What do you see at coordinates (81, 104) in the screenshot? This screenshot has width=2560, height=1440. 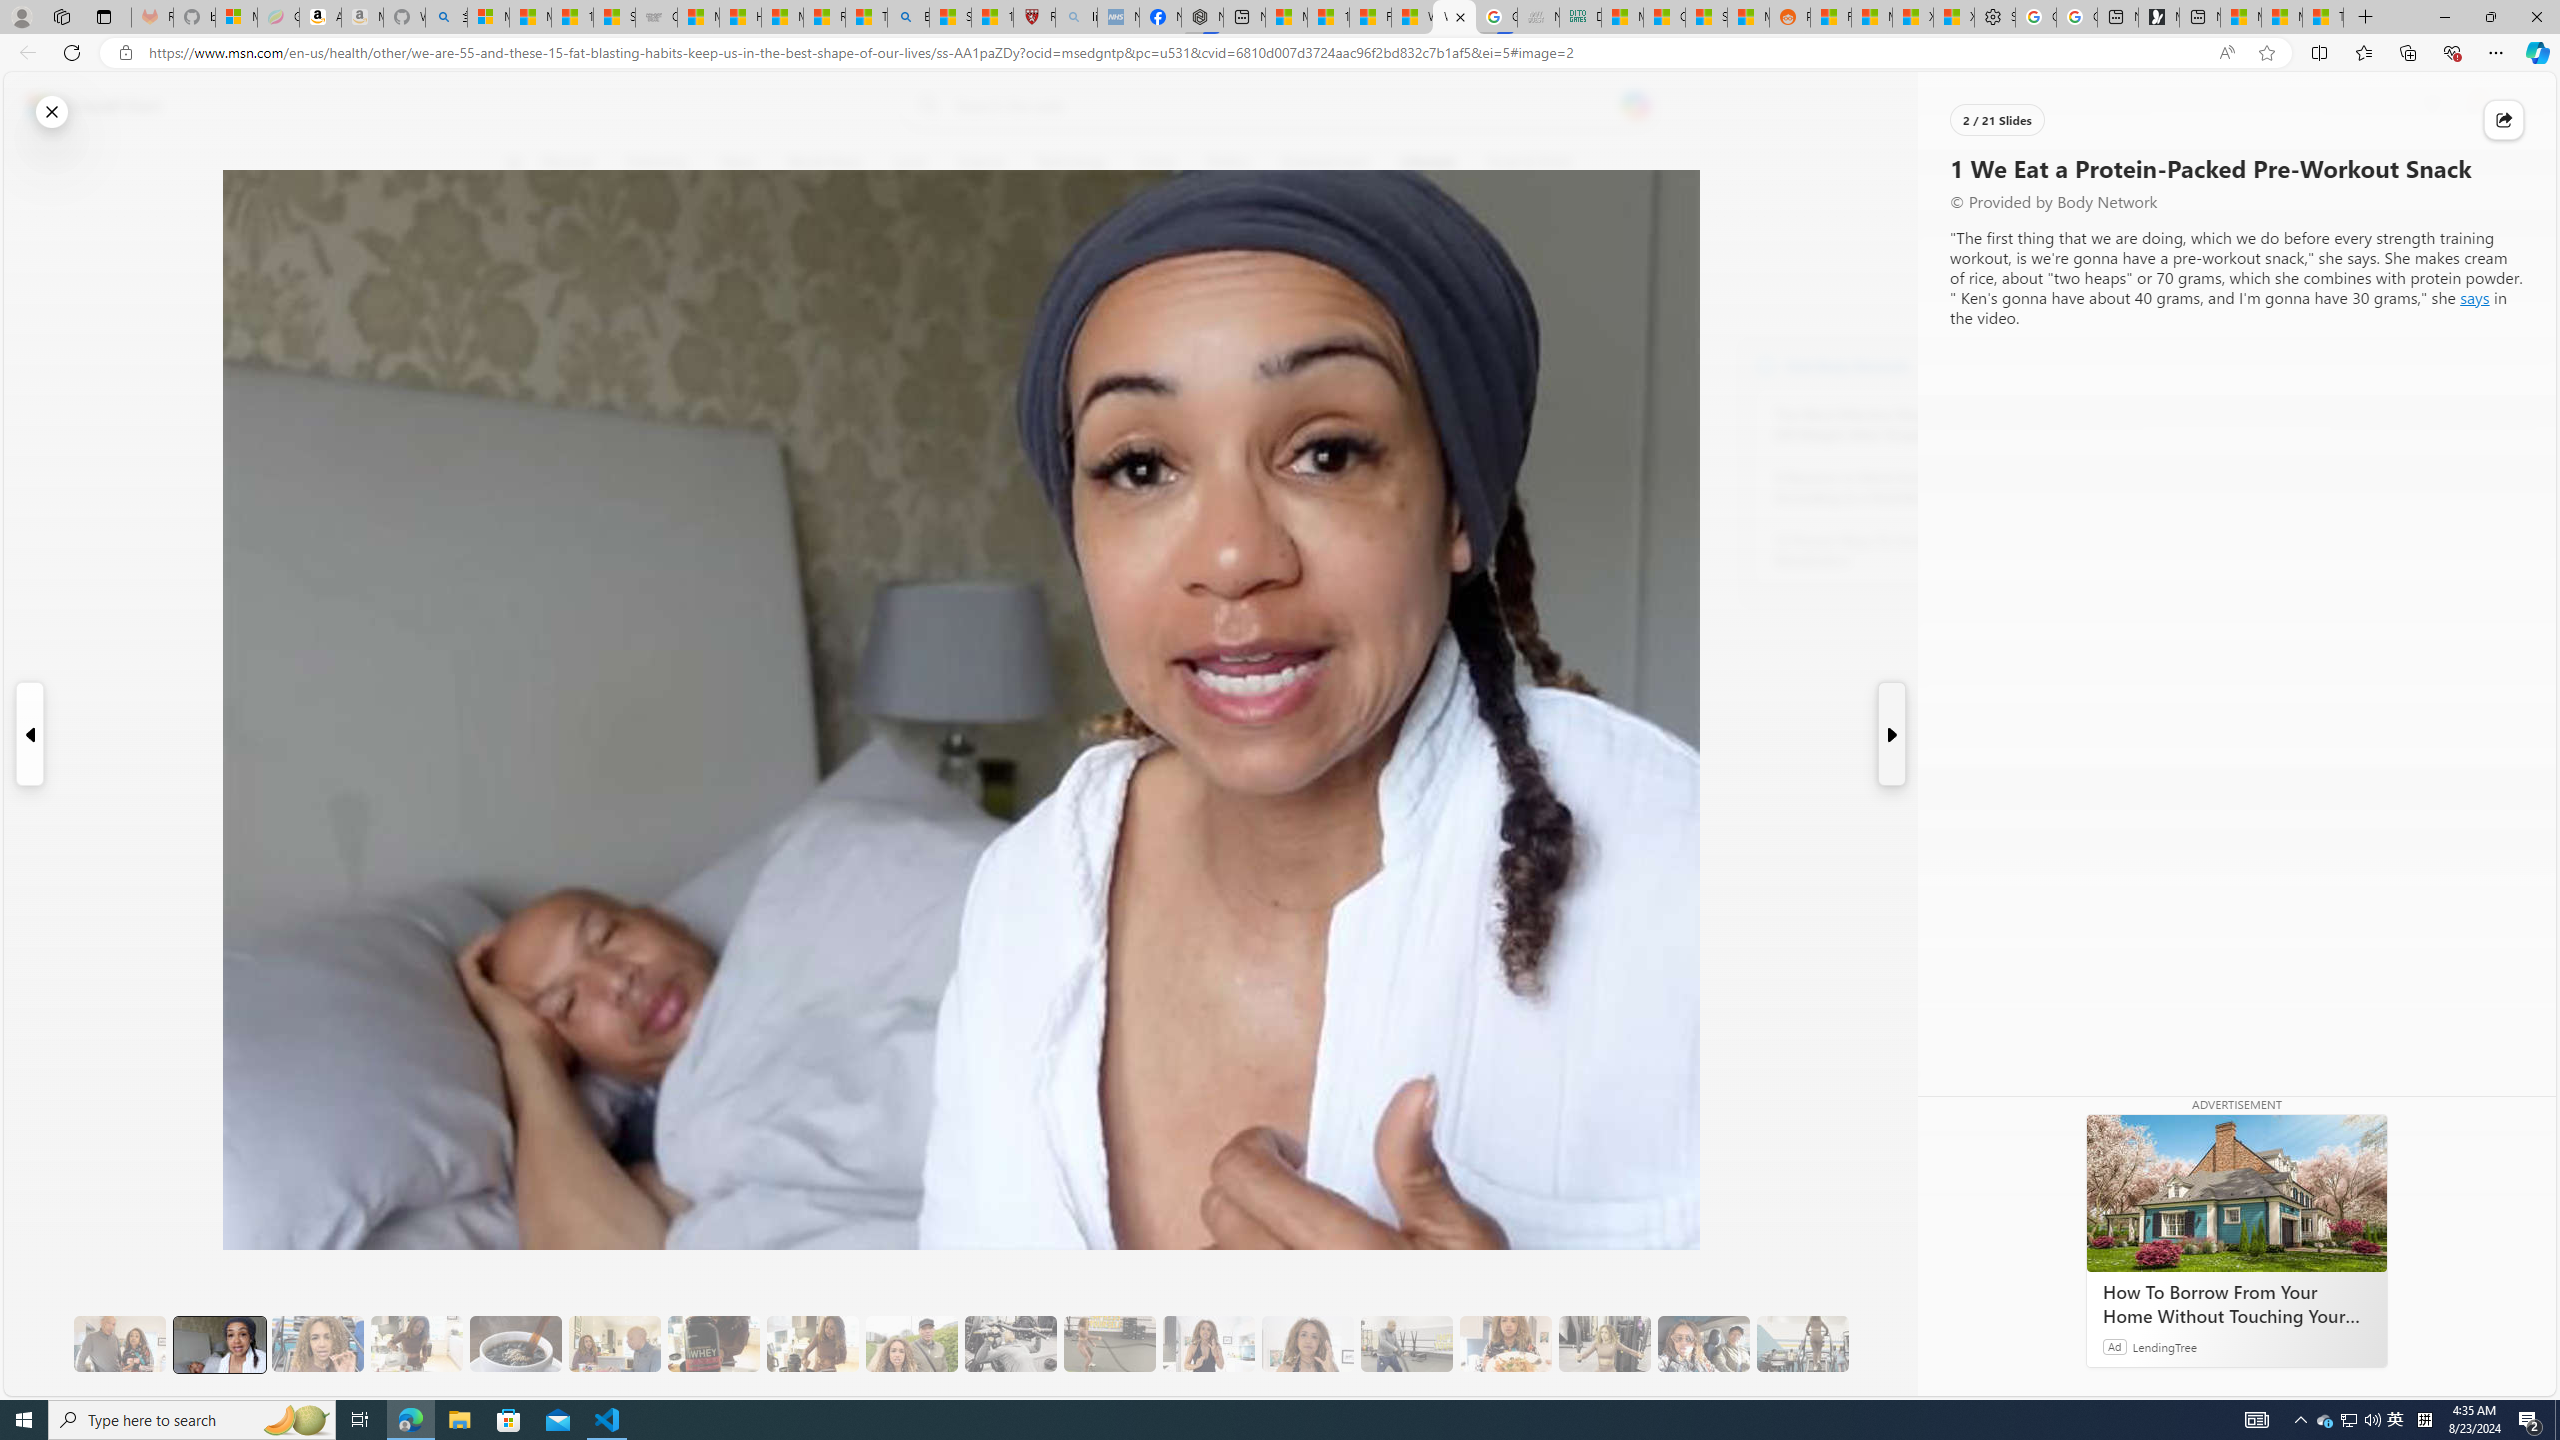 I see `'Skip to footer'` at bounding box center [81, 104].